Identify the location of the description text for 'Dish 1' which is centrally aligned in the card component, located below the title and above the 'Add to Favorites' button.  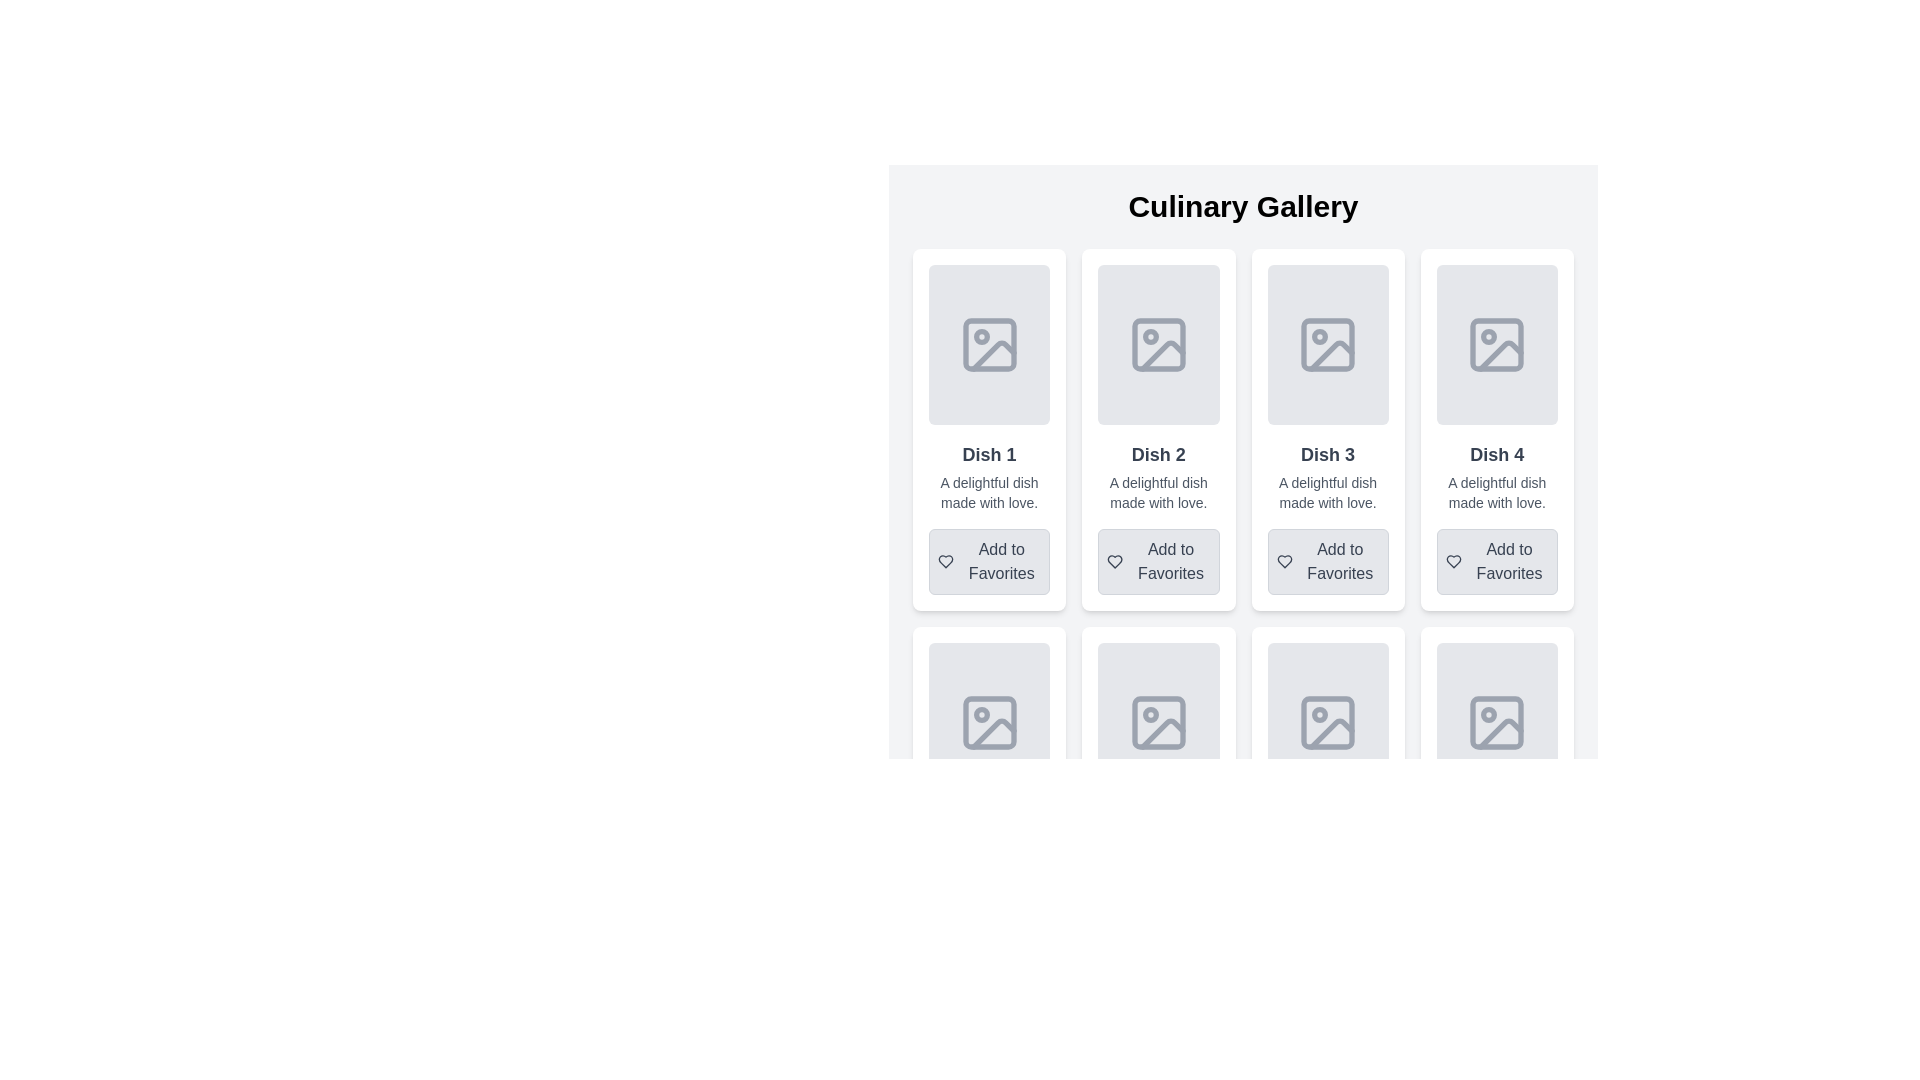
(989, 493).